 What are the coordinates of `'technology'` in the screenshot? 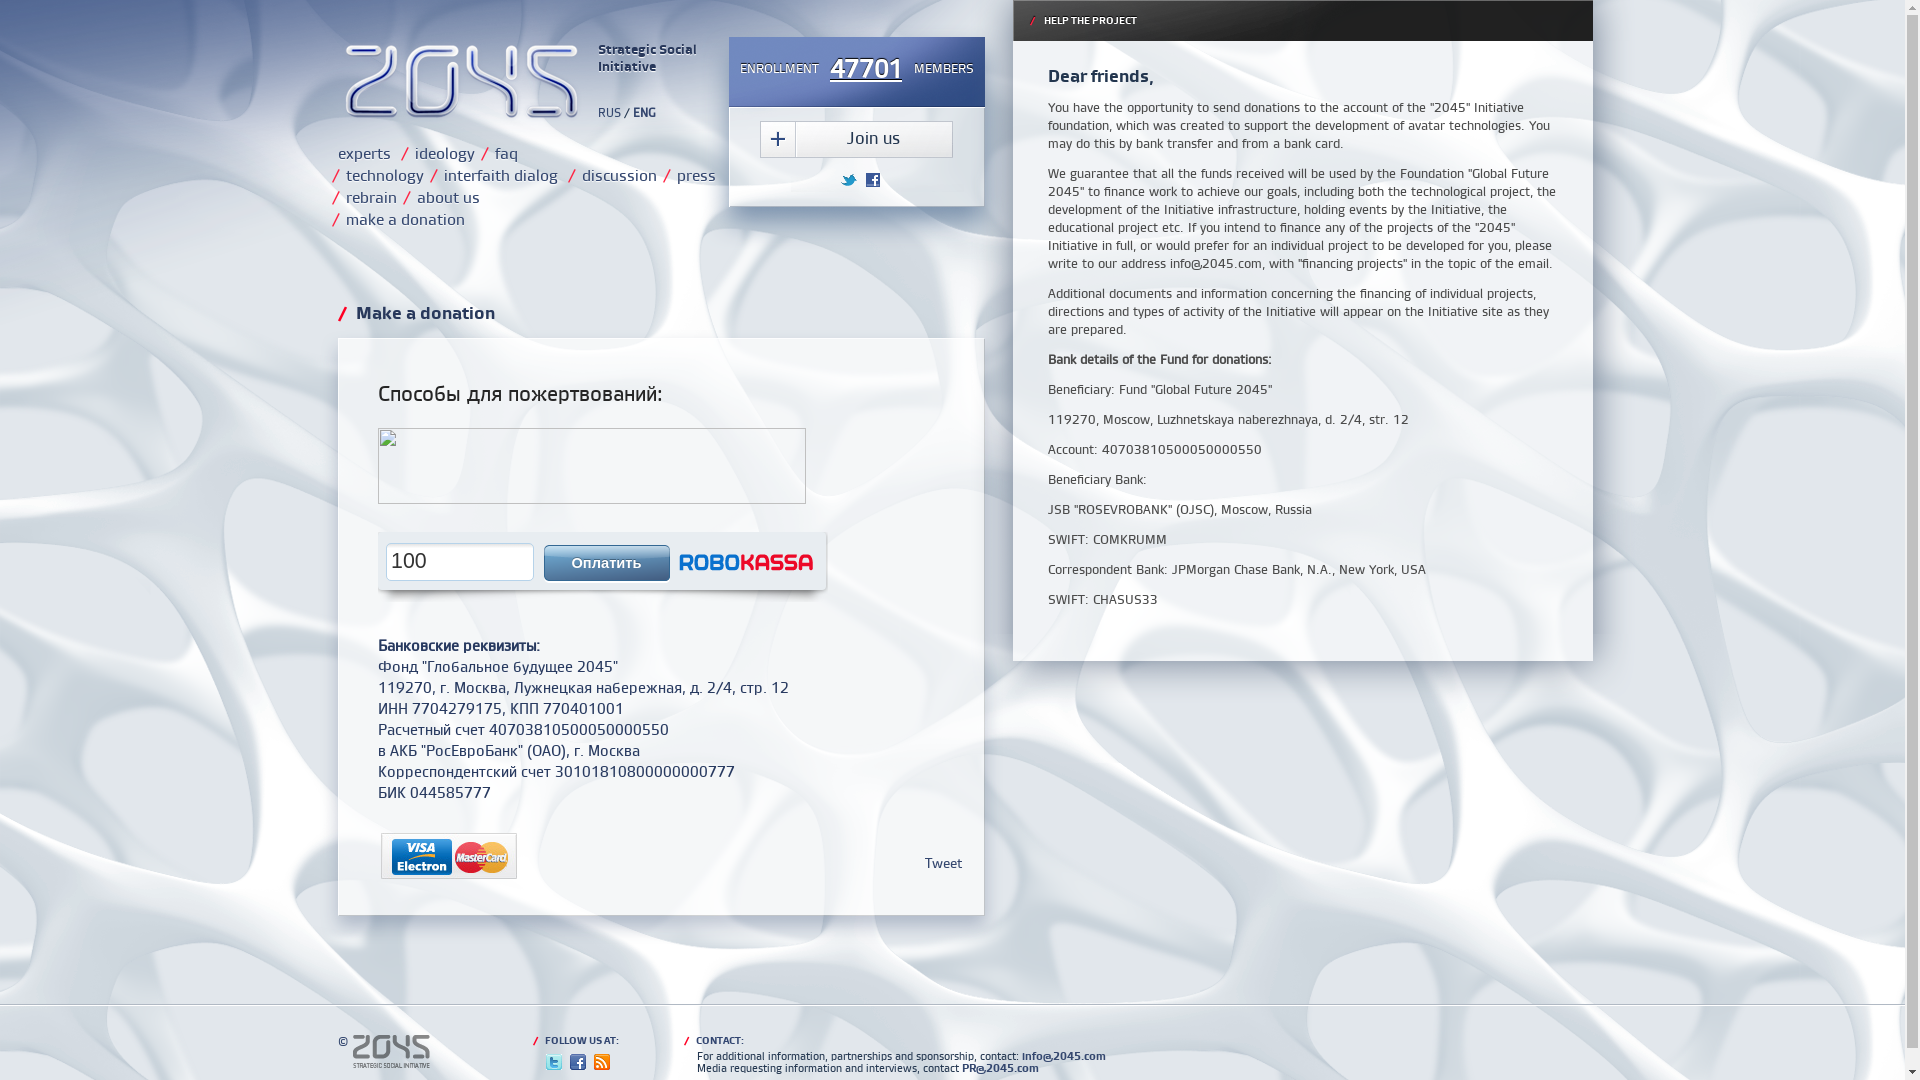 It's located at (384, 173).